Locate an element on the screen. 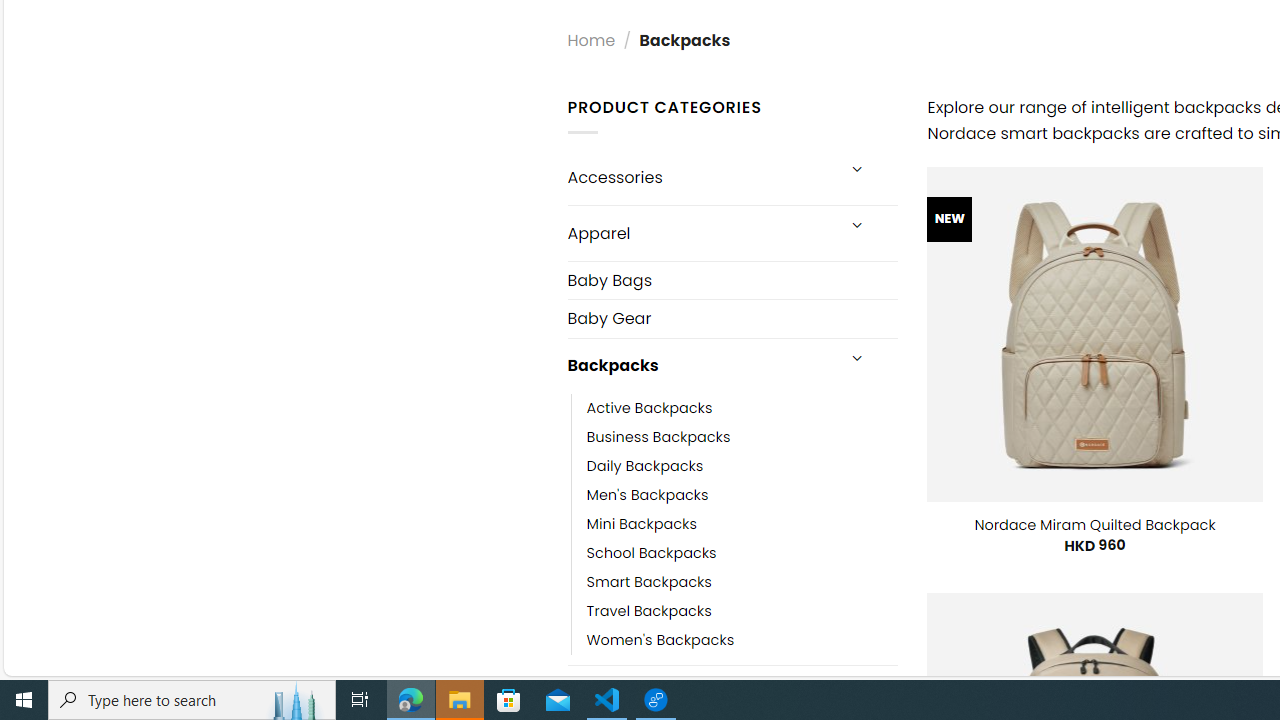 Image resolution: width=1280 pixels, height=720 pixels. 'Mini Backpacks' is located at coordinates (641, 523).